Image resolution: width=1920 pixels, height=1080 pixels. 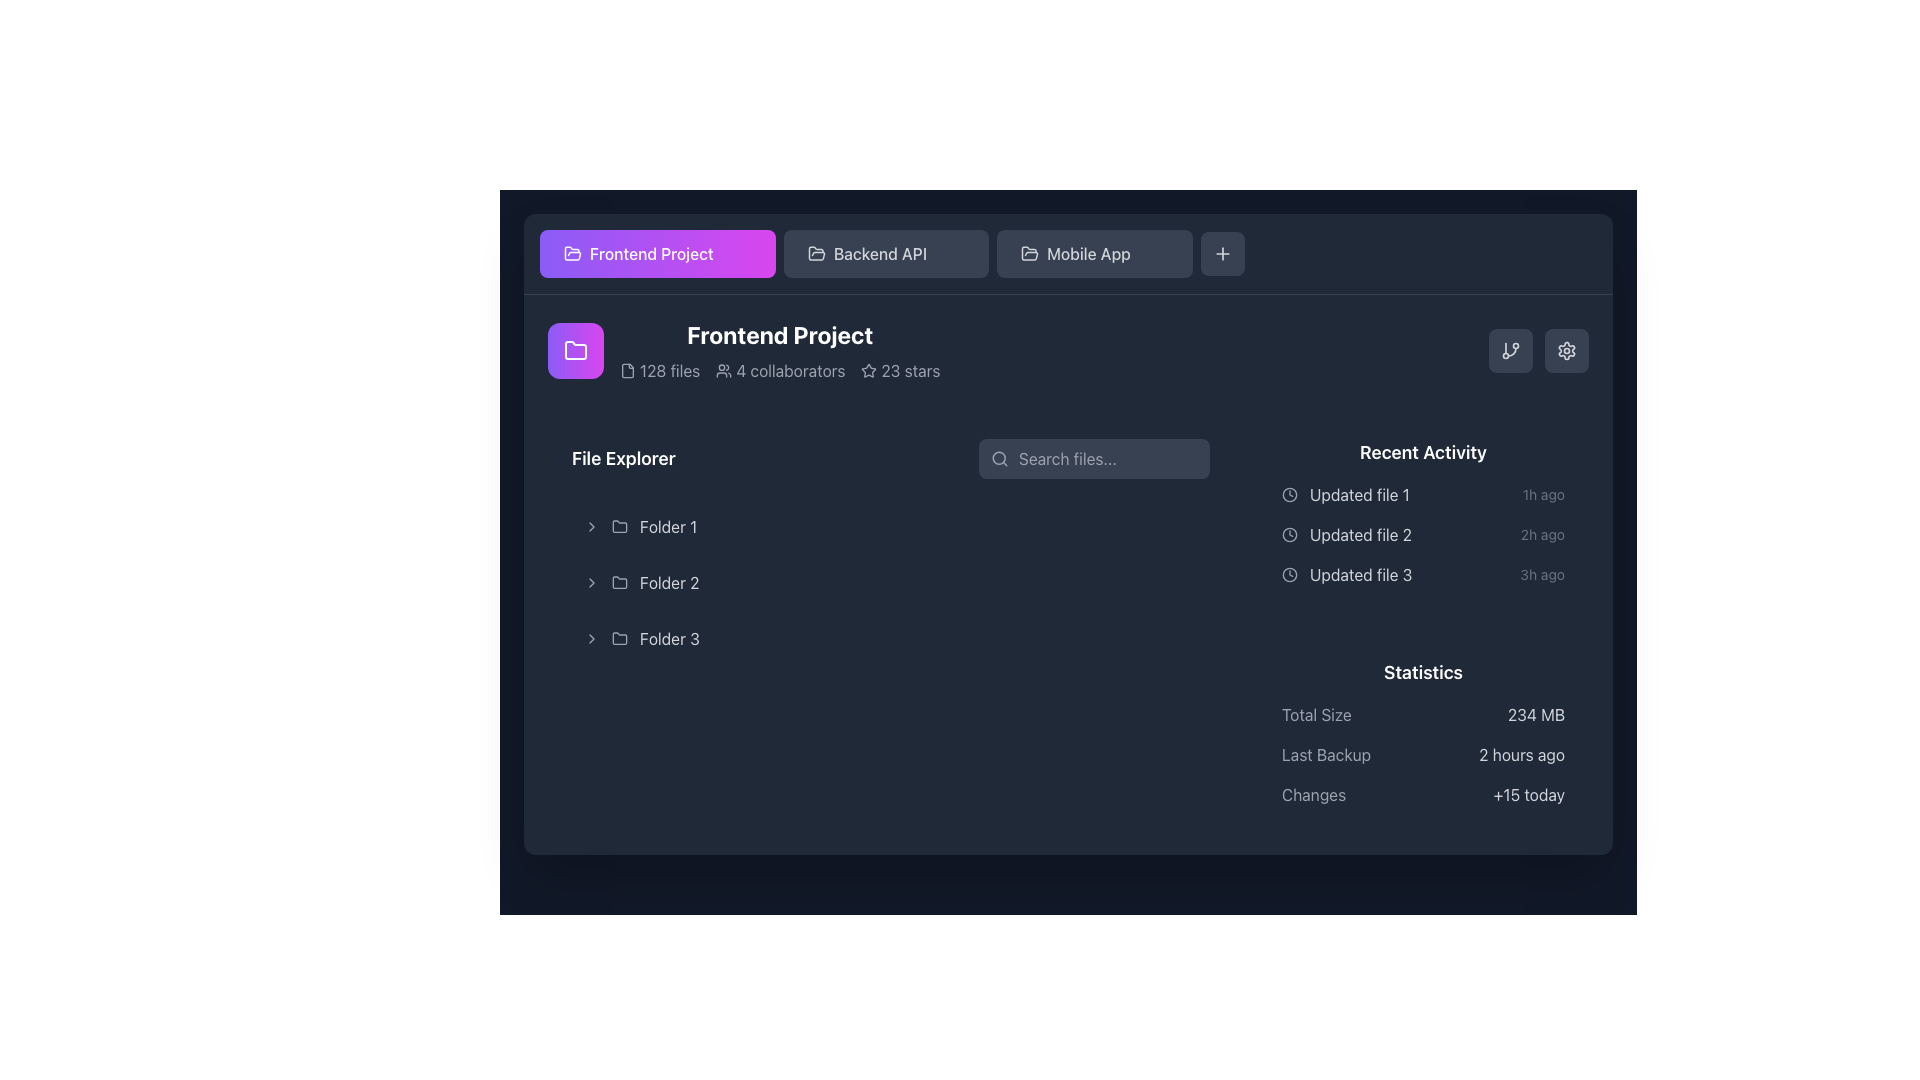 What do you see at coordinates (743, 350) in the screenshot?
I see `the Information banner displaying the project title 'Frontend Project' with icons and counts, located in the top-left section of the main content area` at bounding box center [743, 350].